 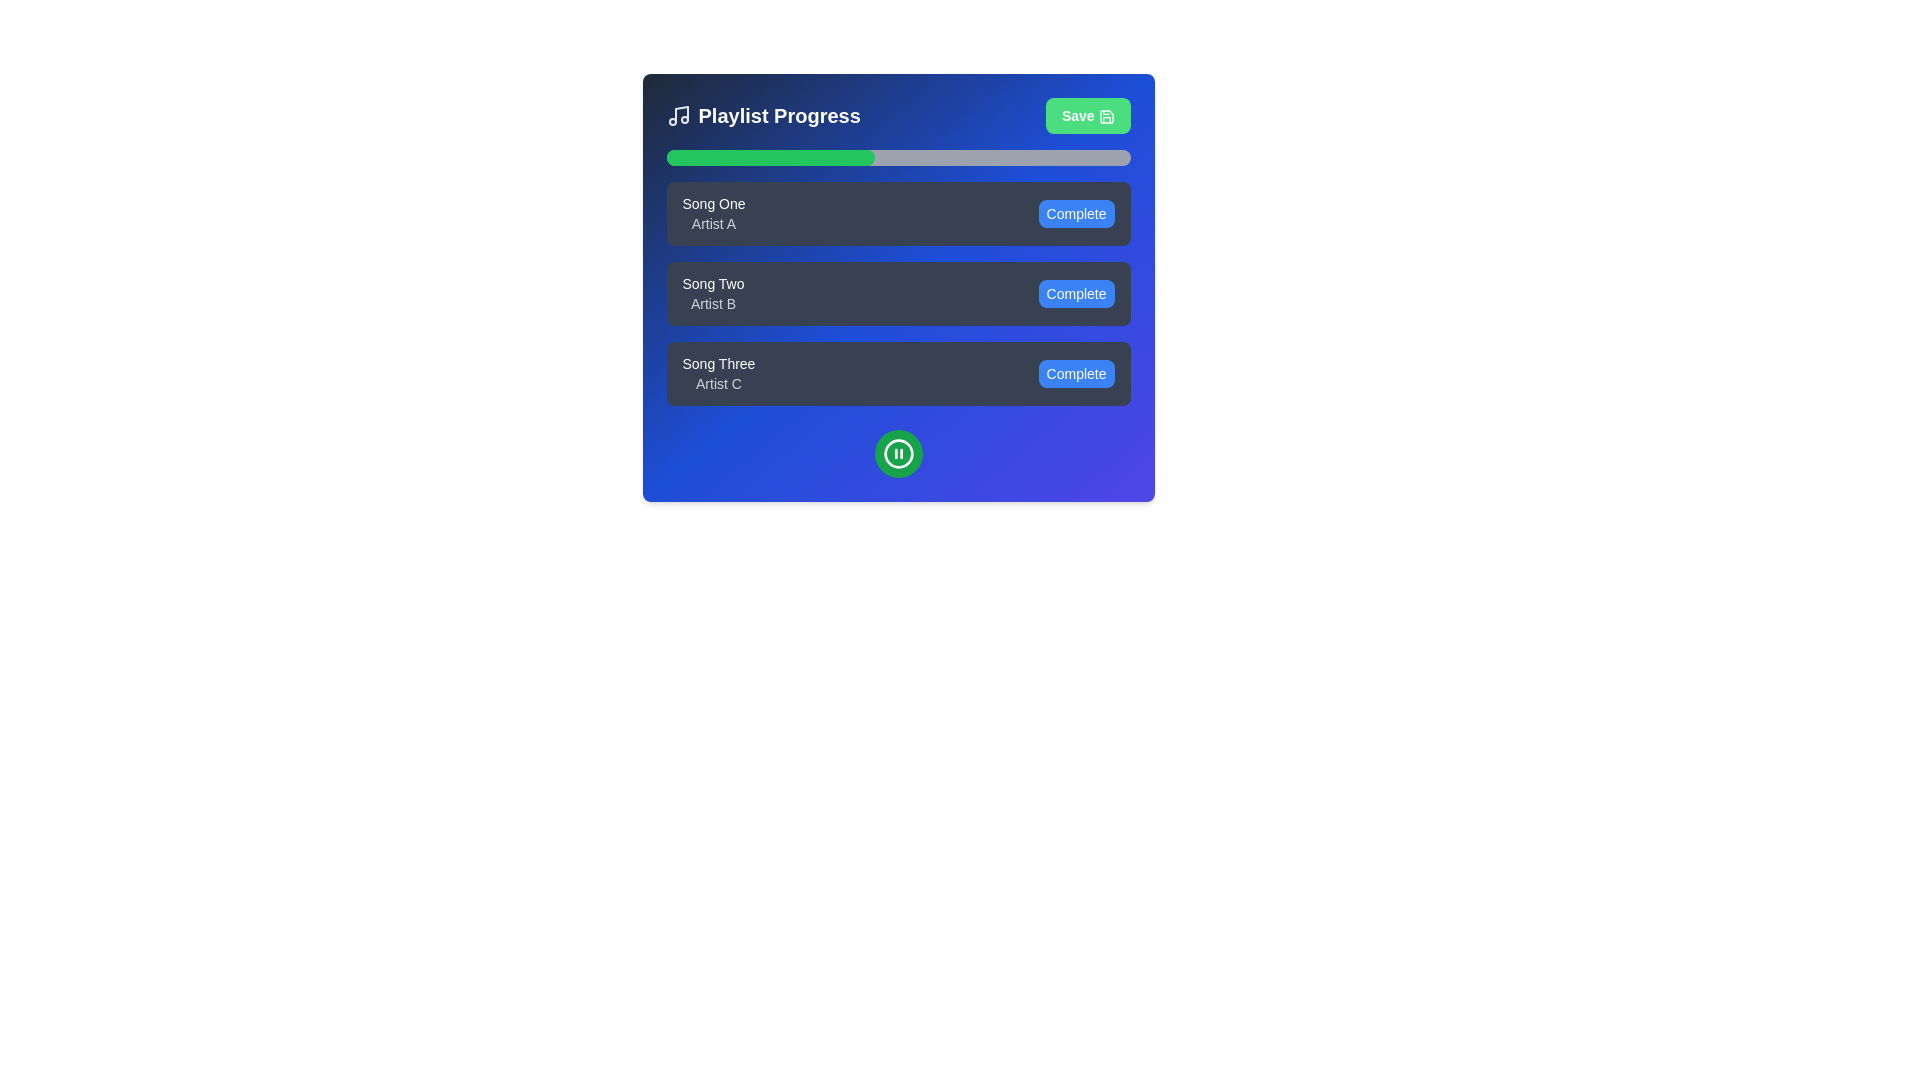 What do you see at coordinates (762, 115) in the screenshot?
I see `the static text header indicating the progress of the playlist, located at the top-left of the interface, above the green progress bar` at bounding box center [762, 115].